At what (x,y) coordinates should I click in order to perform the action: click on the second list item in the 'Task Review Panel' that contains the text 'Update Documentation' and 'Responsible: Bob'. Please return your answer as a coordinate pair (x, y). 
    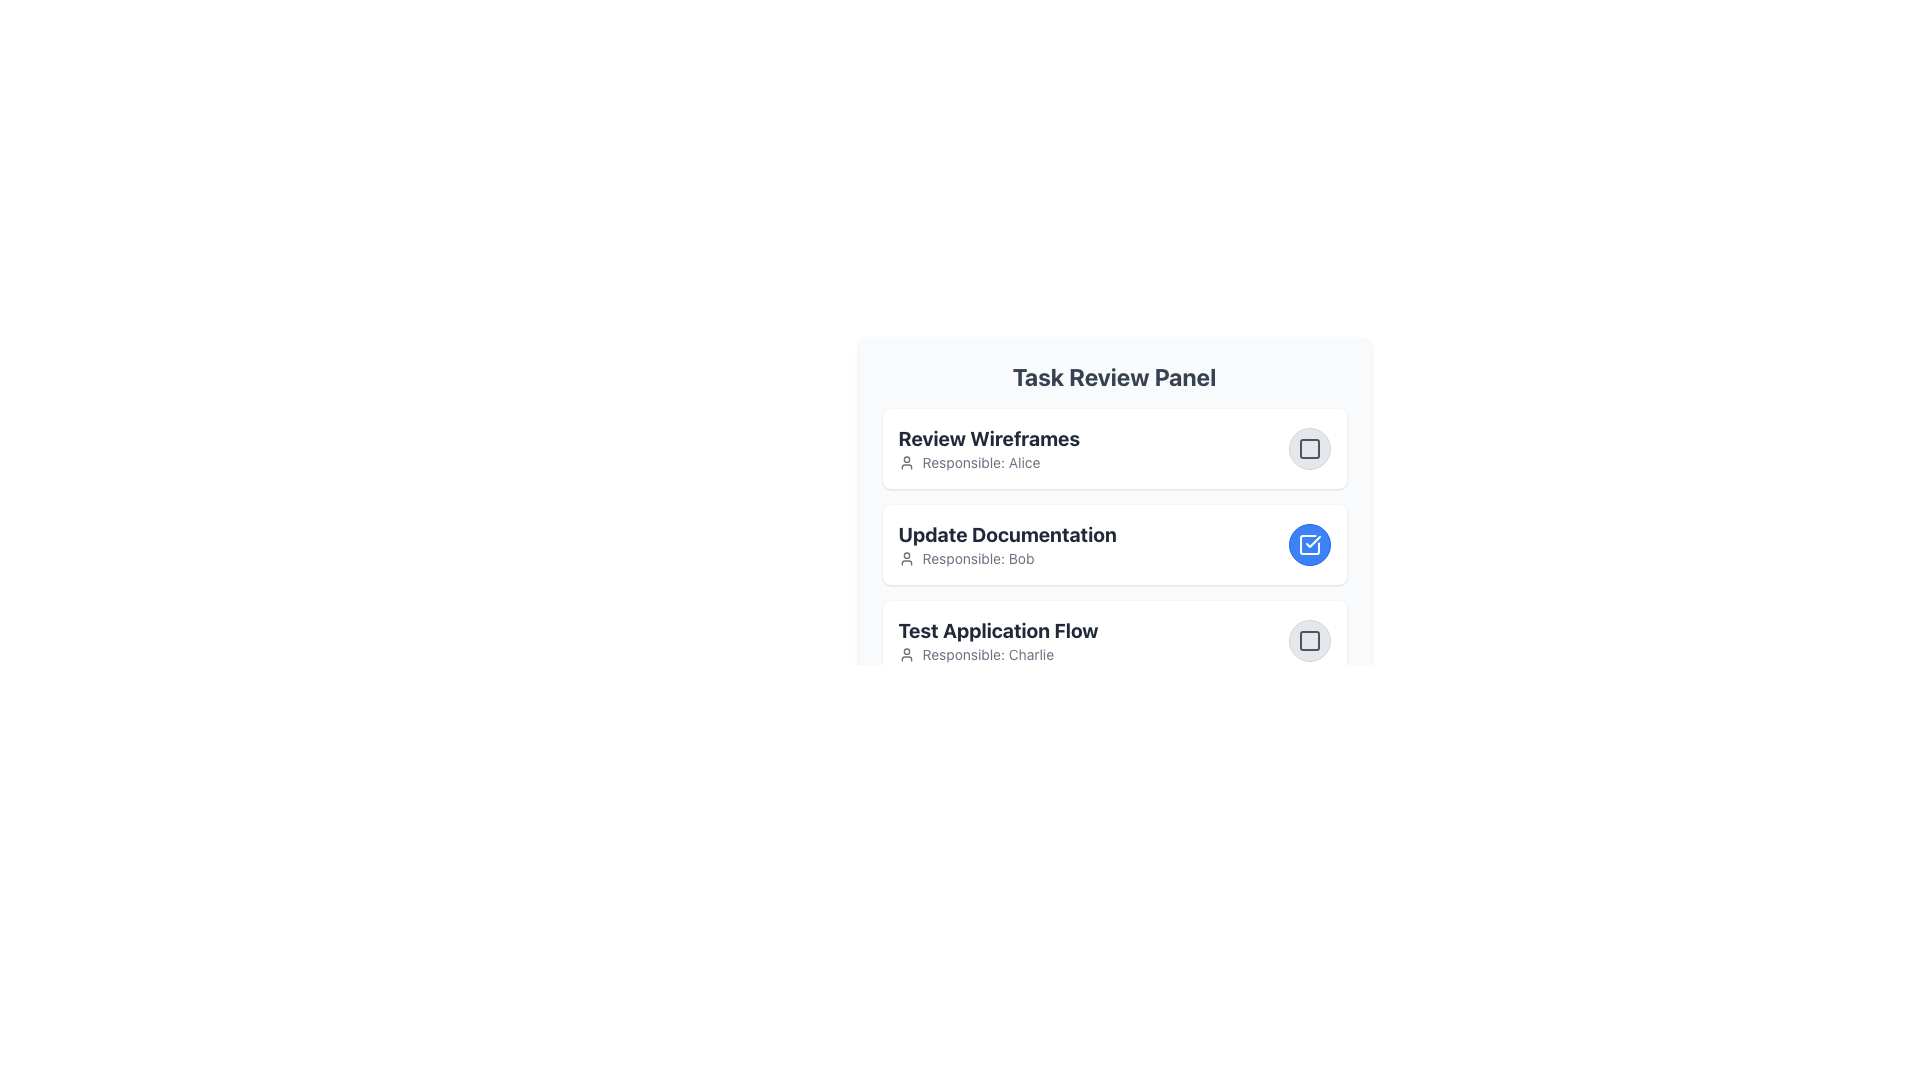
    Looking at the image, I should click on (1007, 544).